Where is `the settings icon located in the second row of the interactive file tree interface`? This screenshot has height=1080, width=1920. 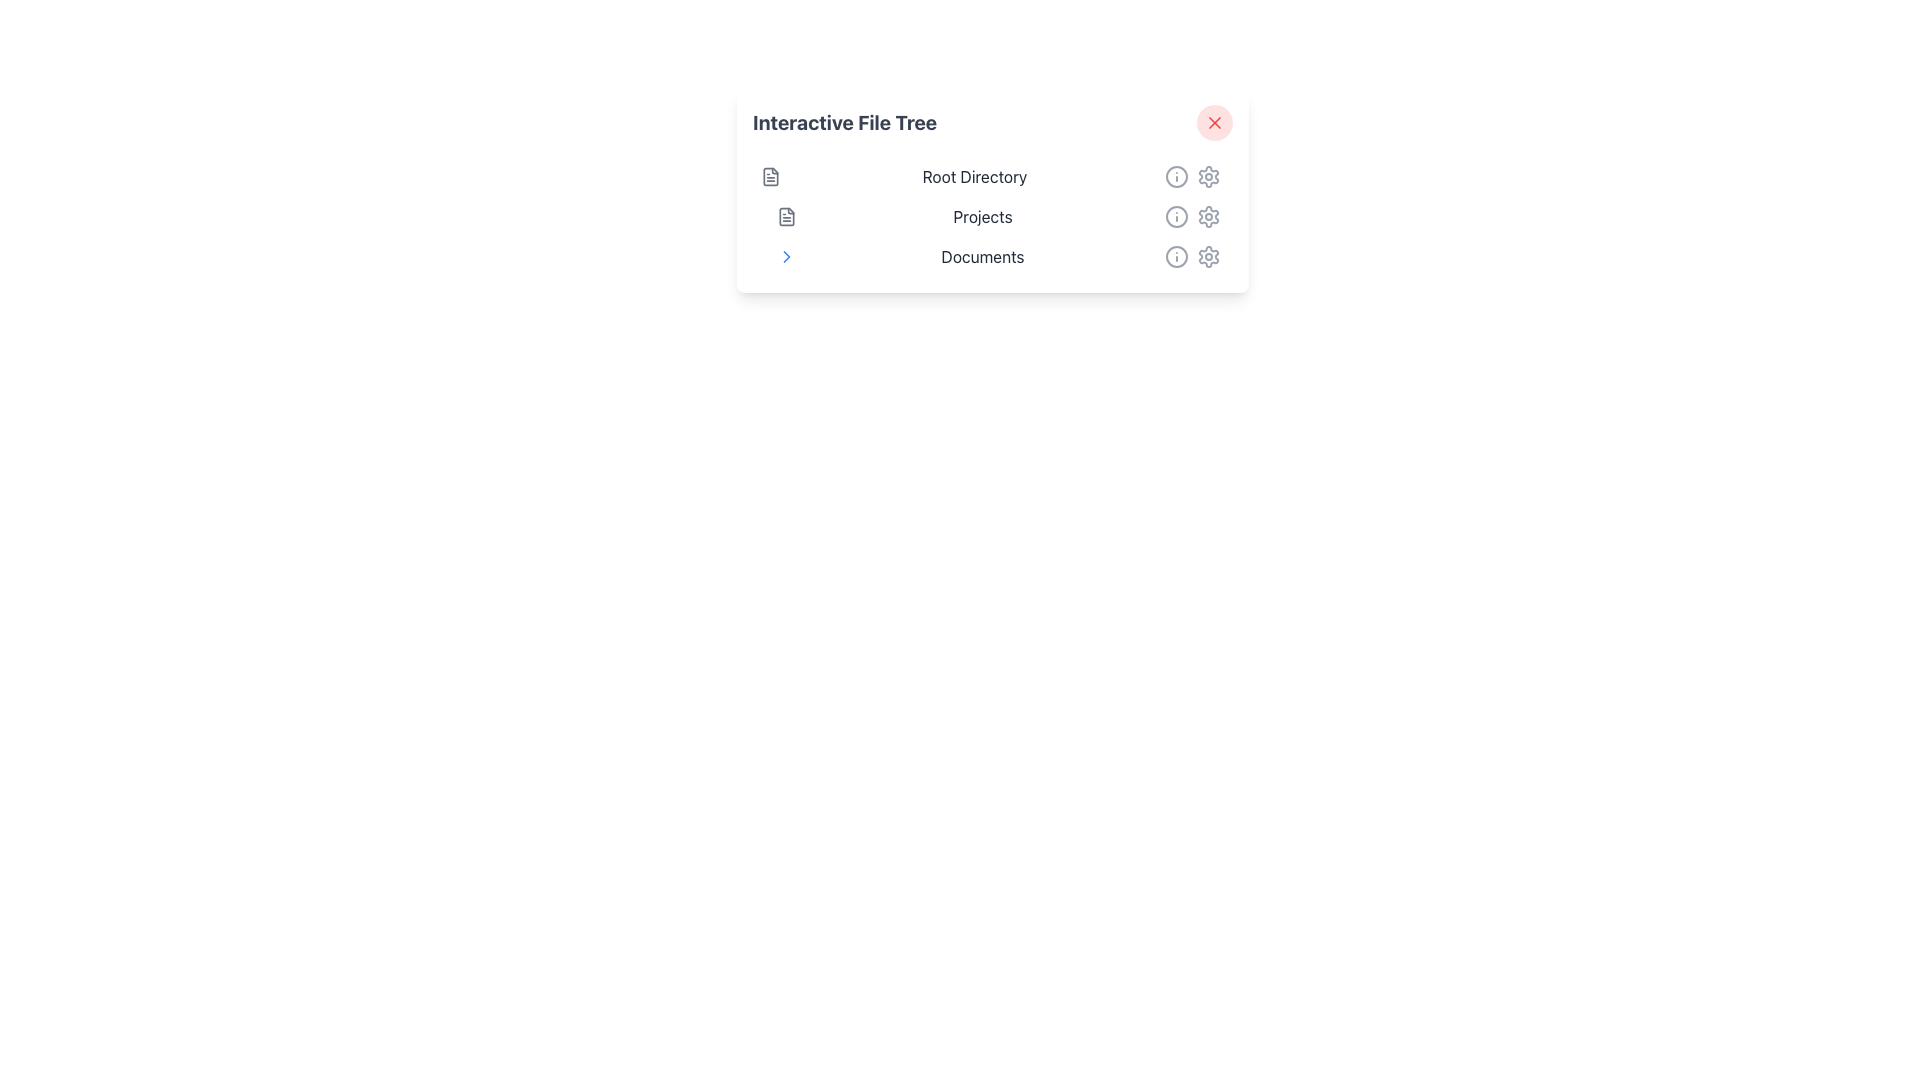
the settings icon located in the second row of the interactive file tree interface is located at coordinates (1208, 216).